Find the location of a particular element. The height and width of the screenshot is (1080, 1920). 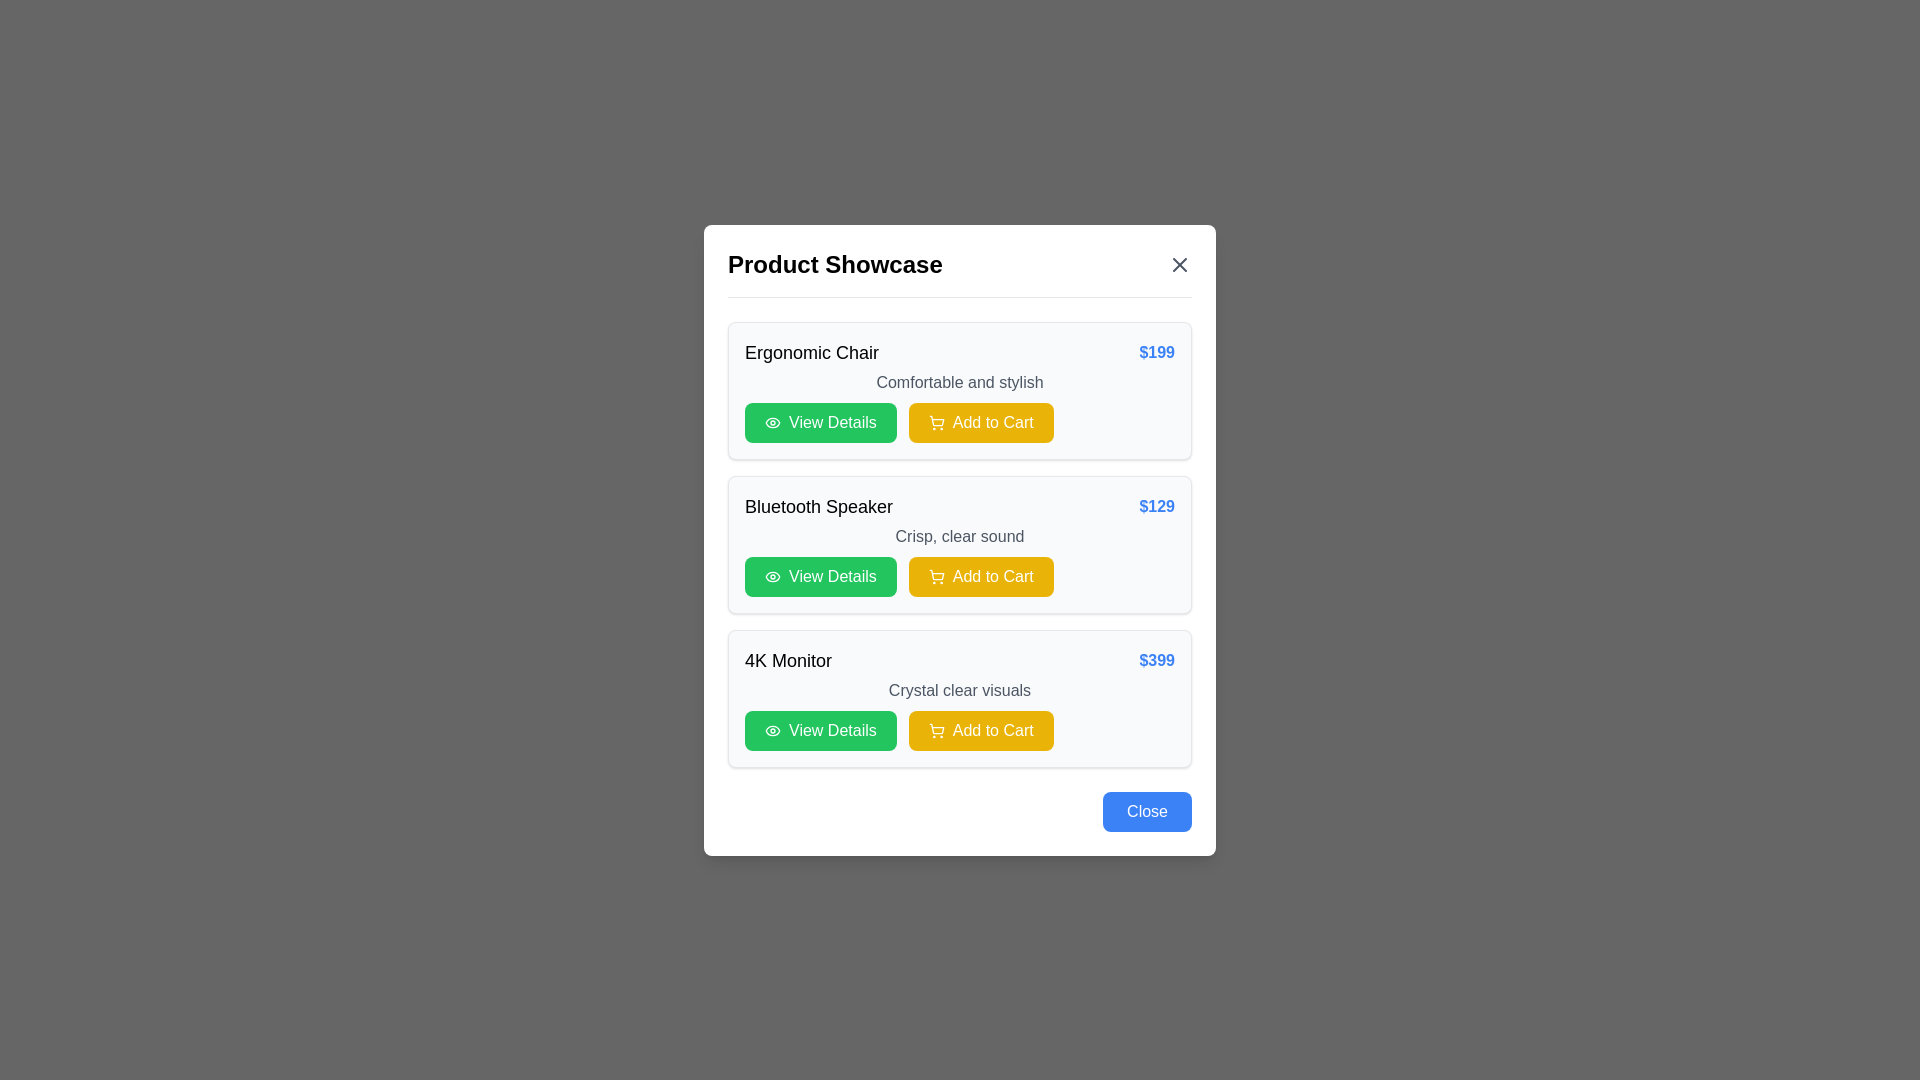

the text label within the 'Add to Cart' button located to the right of the shopping cart icon is located at coordinates (993, 576).